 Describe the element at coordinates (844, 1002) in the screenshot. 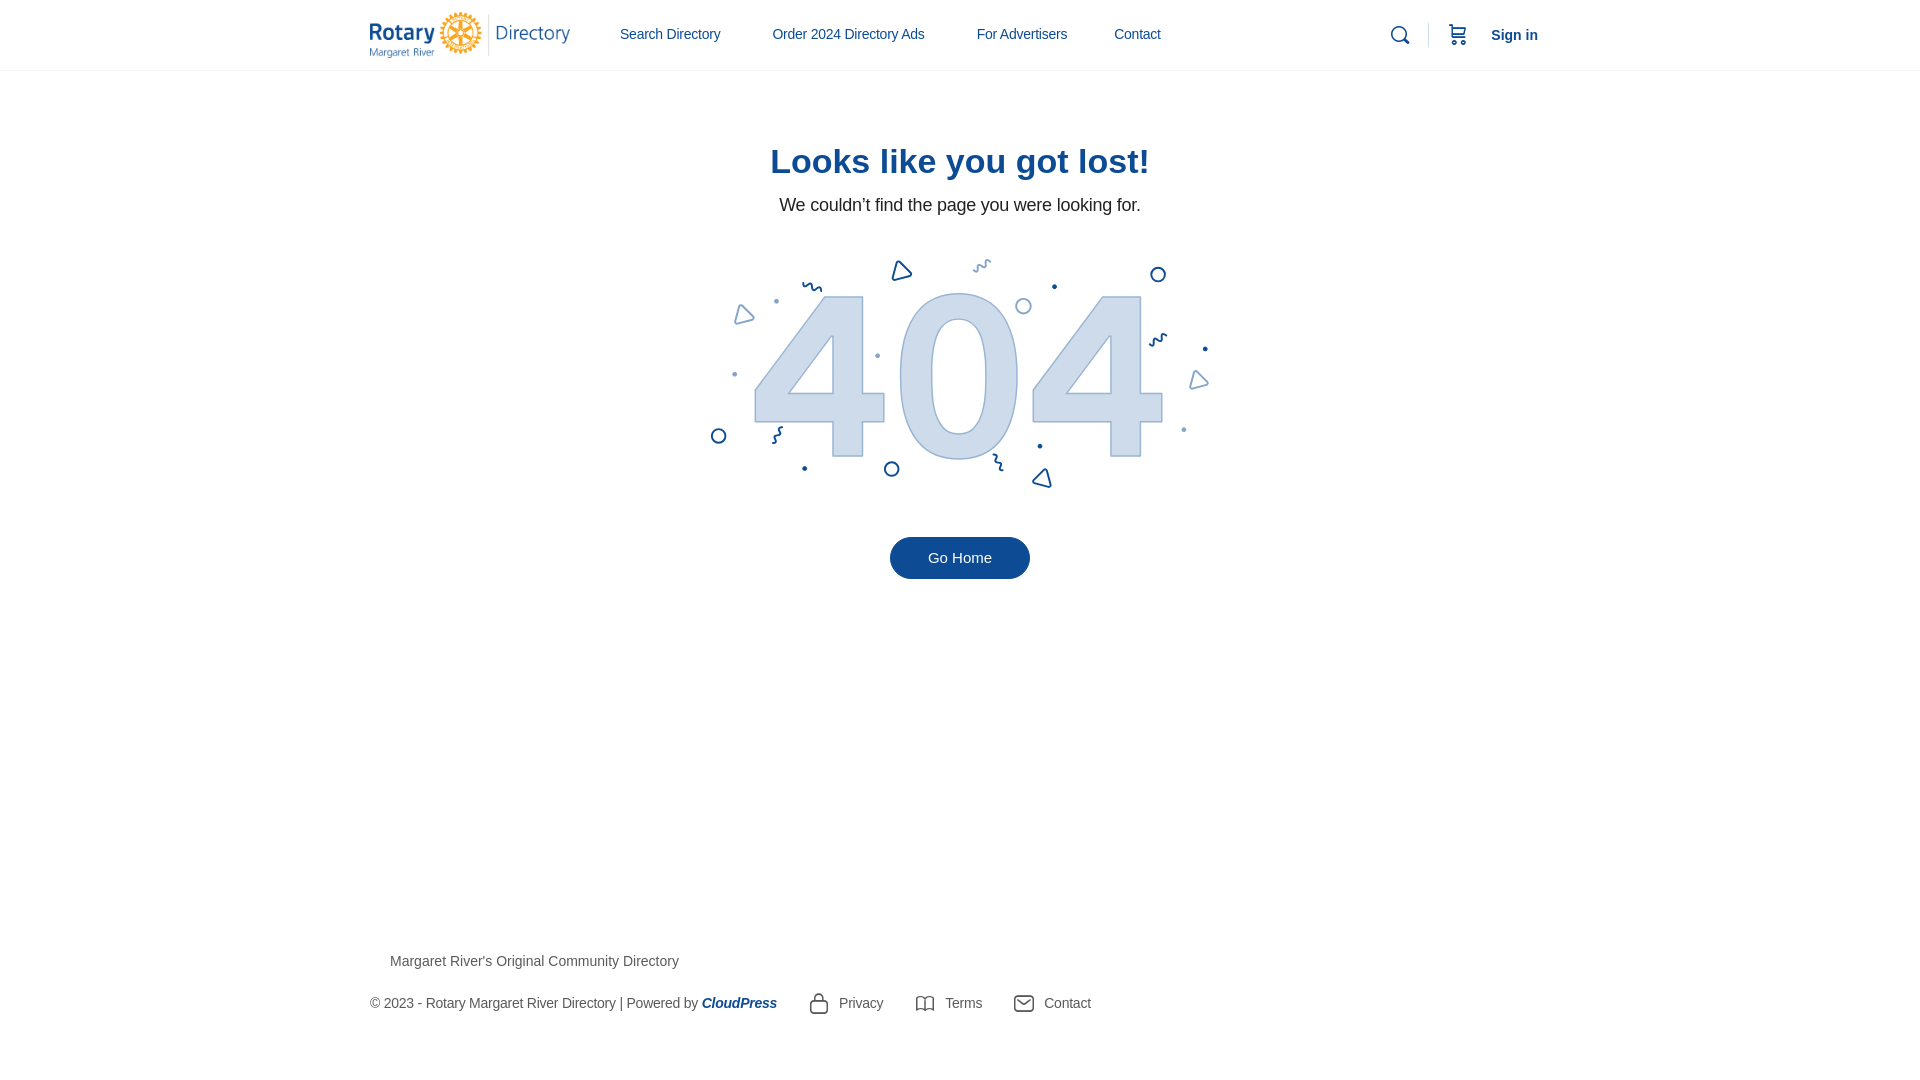

I see `'Privacy'` at that location.